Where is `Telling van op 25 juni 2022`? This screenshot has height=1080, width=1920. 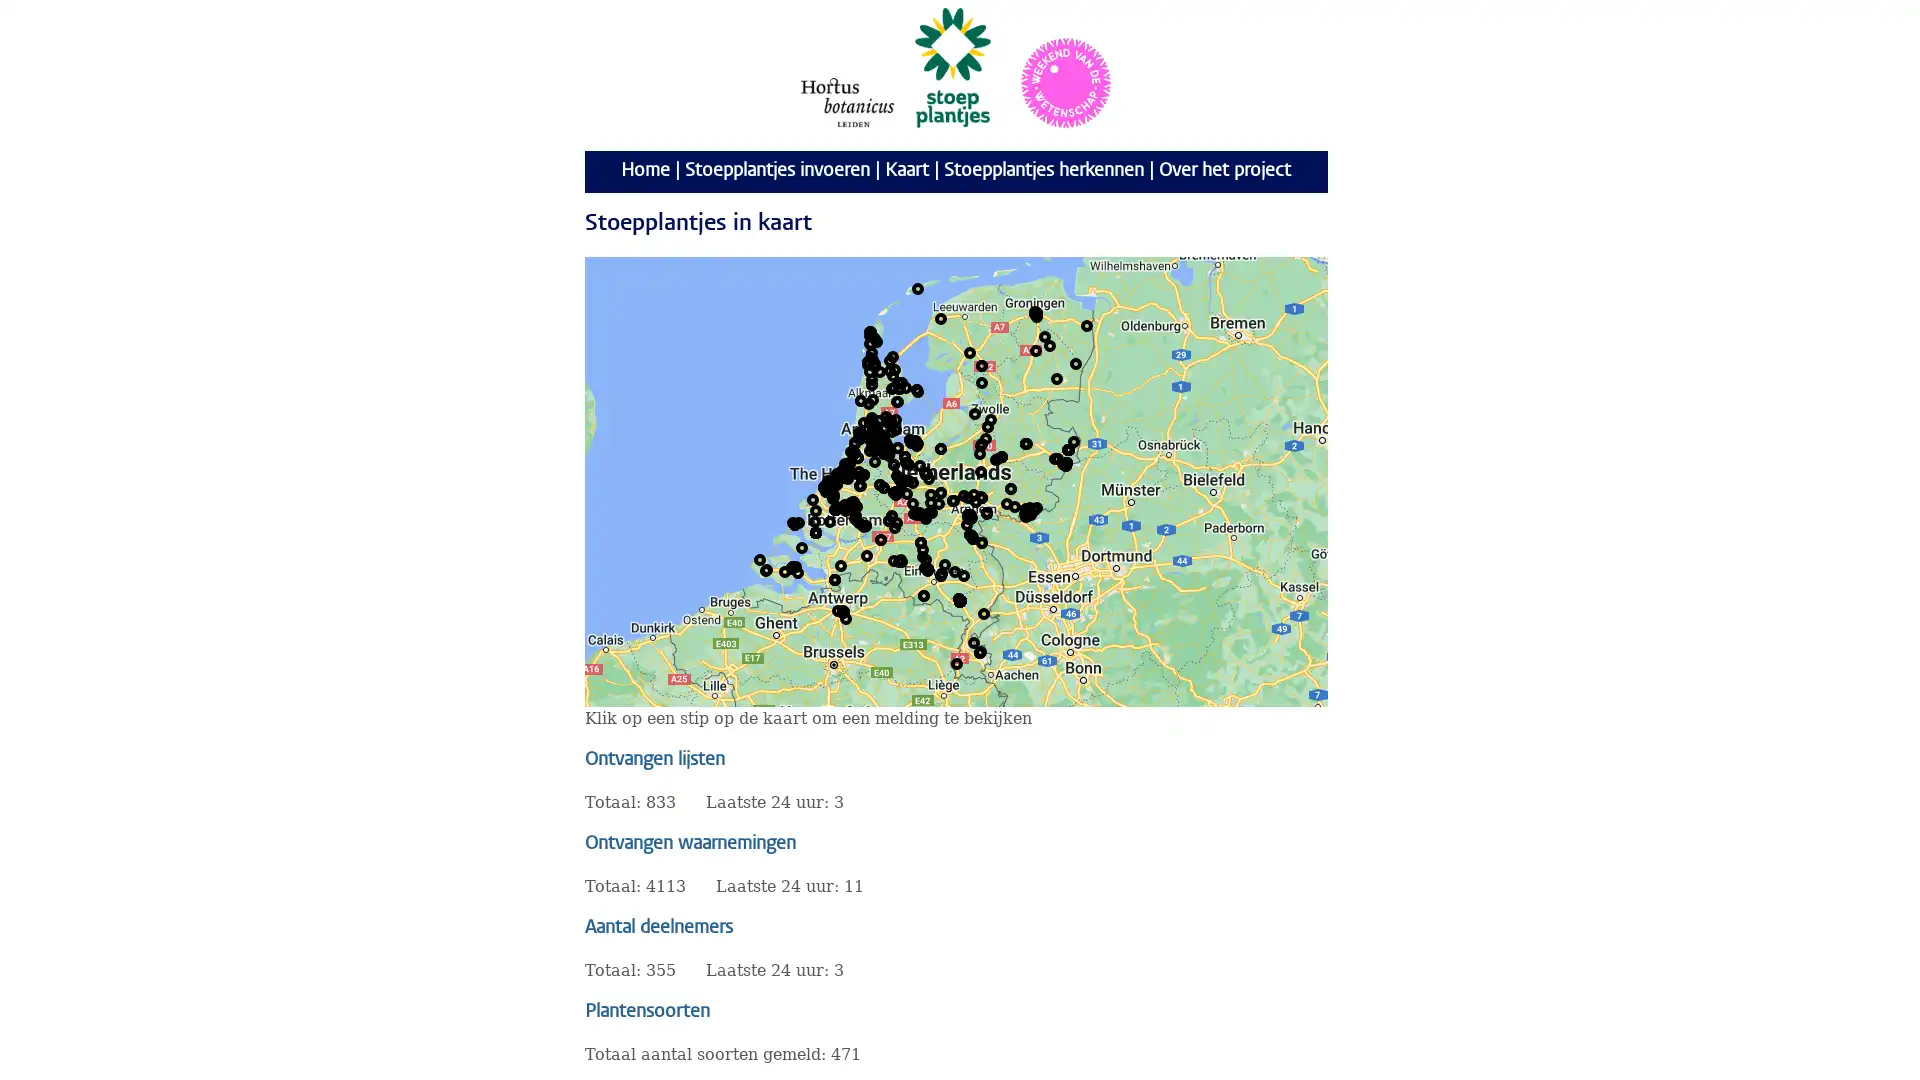
Telling van op 25 juni 2022 is located at coordinates (960, 600).